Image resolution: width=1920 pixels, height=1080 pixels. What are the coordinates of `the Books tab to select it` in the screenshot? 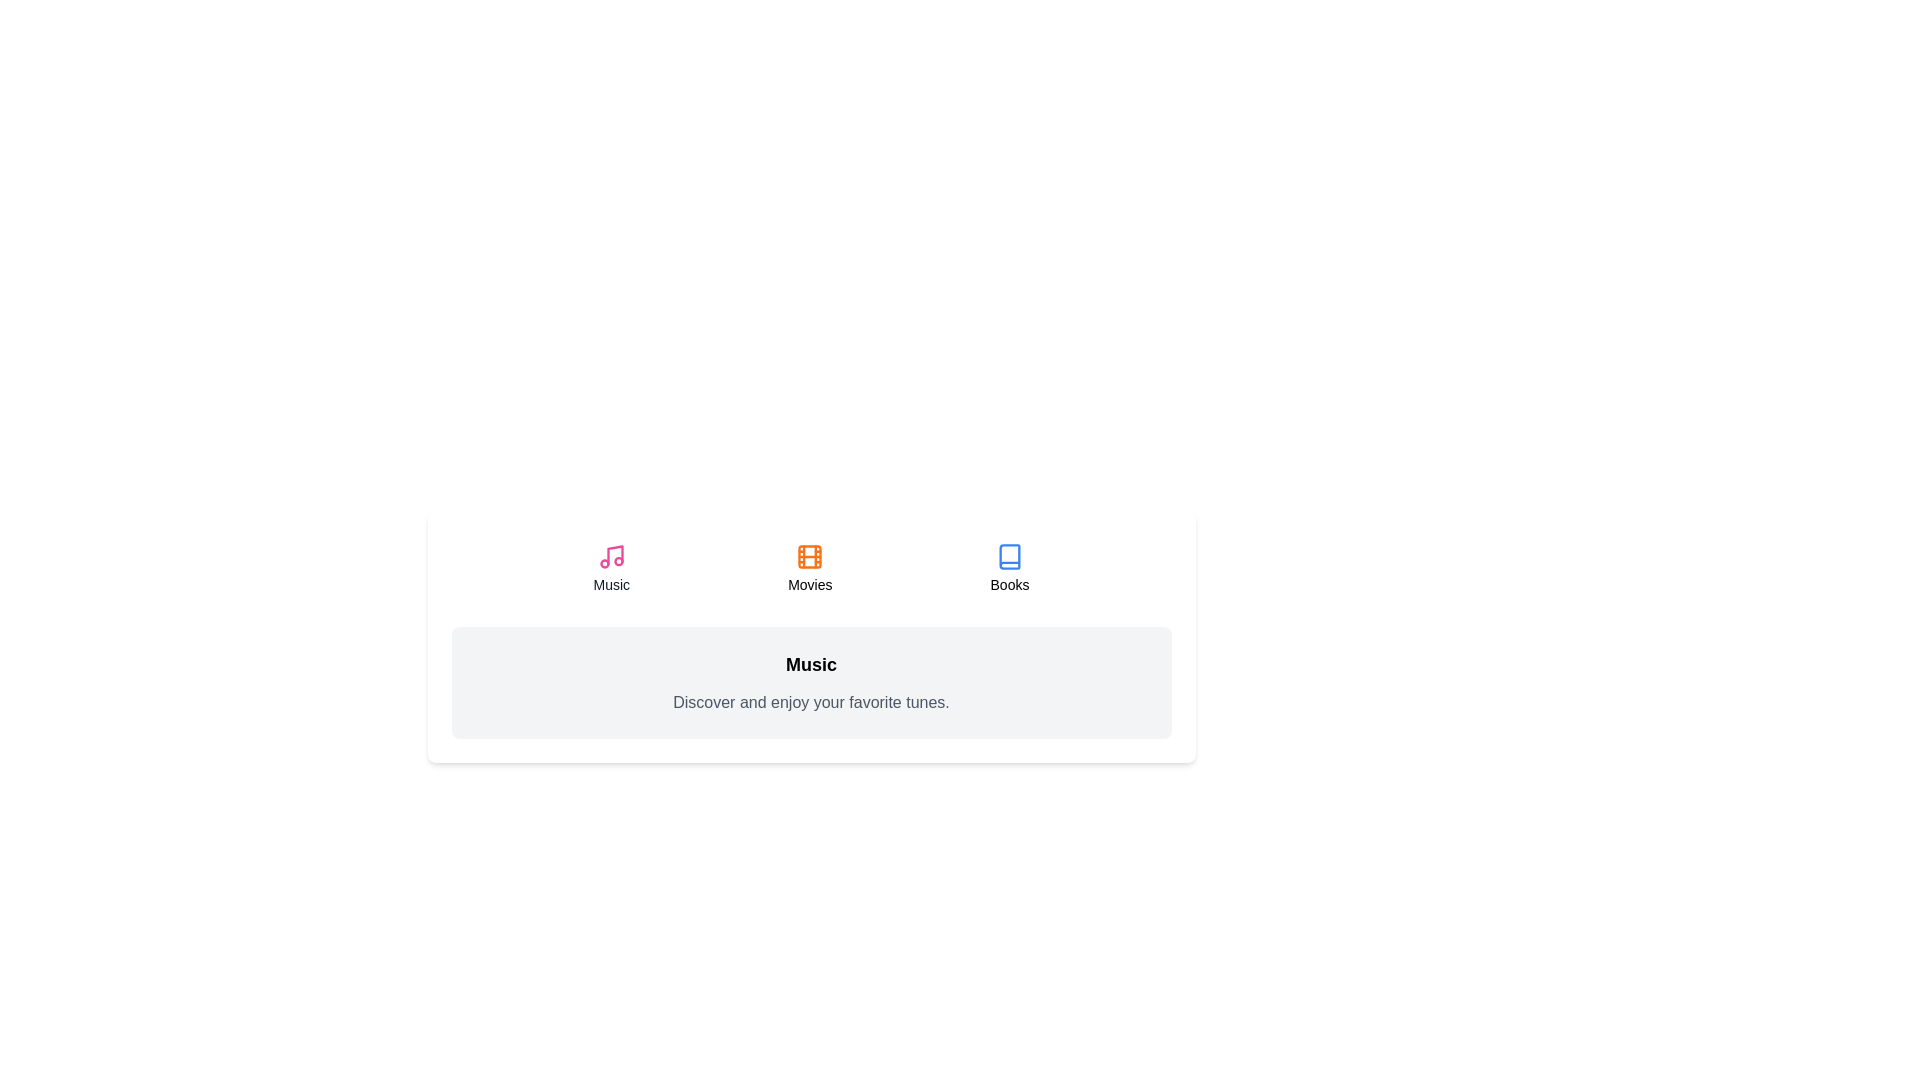 It's located at (1009, 569).